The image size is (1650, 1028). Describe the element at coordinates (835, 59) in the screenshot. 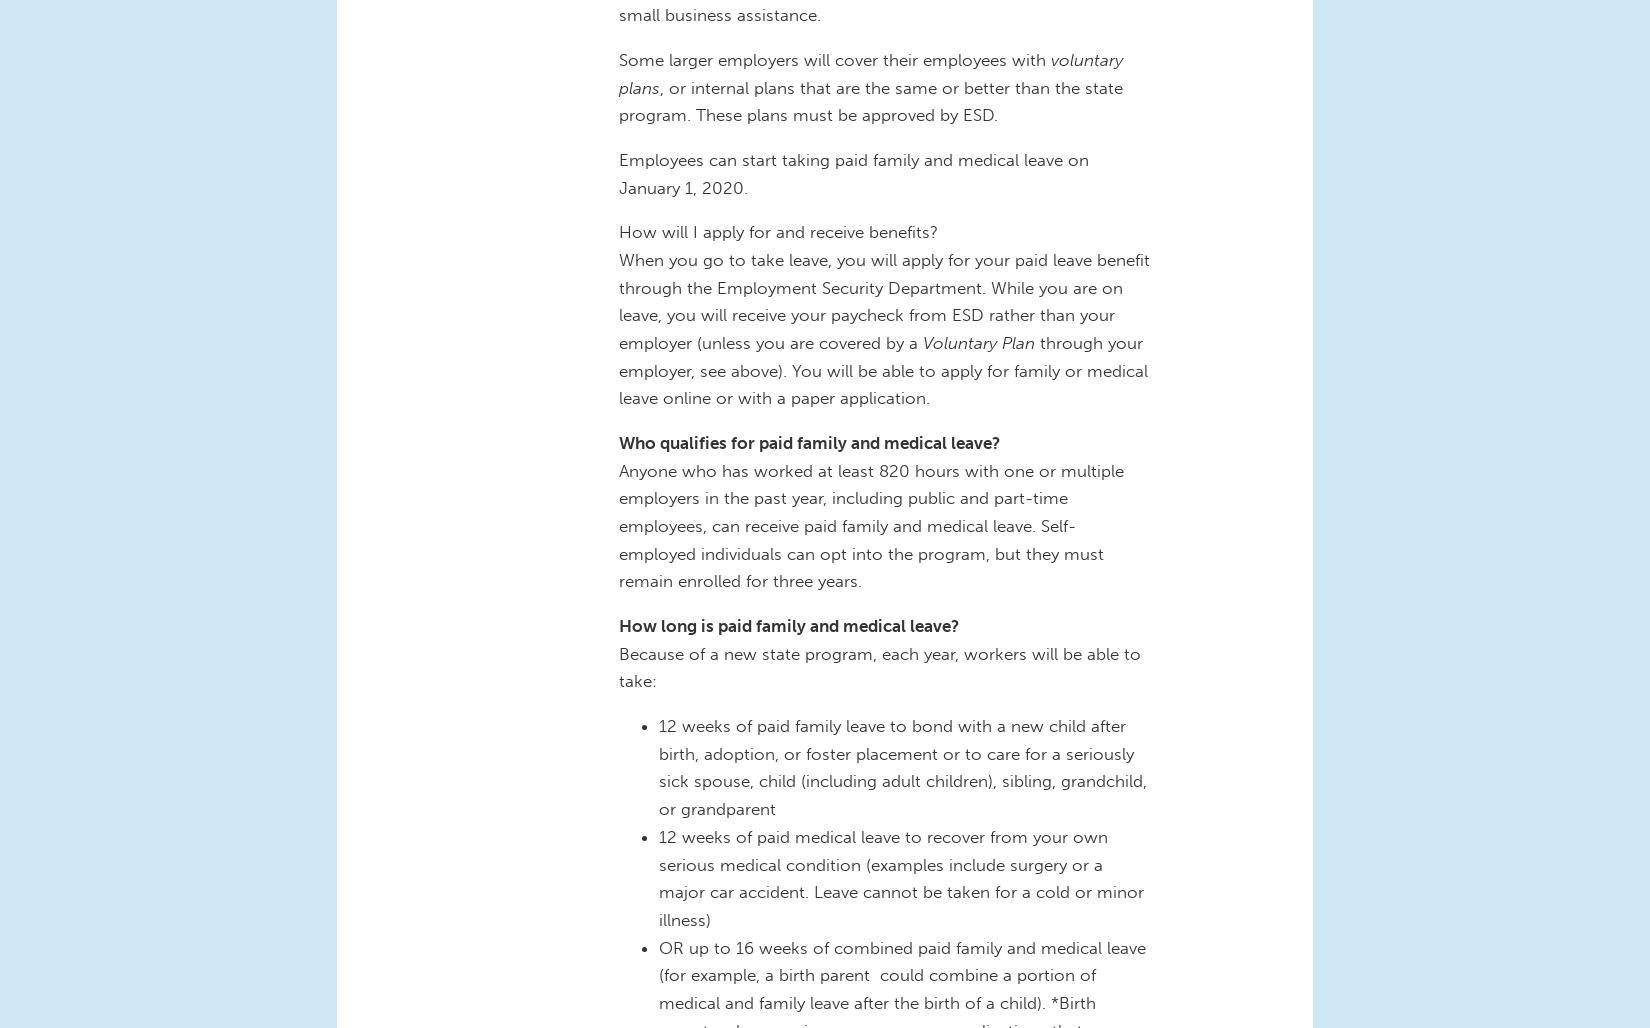

I see `'Some larger employers will cover their employees with'` at that location.